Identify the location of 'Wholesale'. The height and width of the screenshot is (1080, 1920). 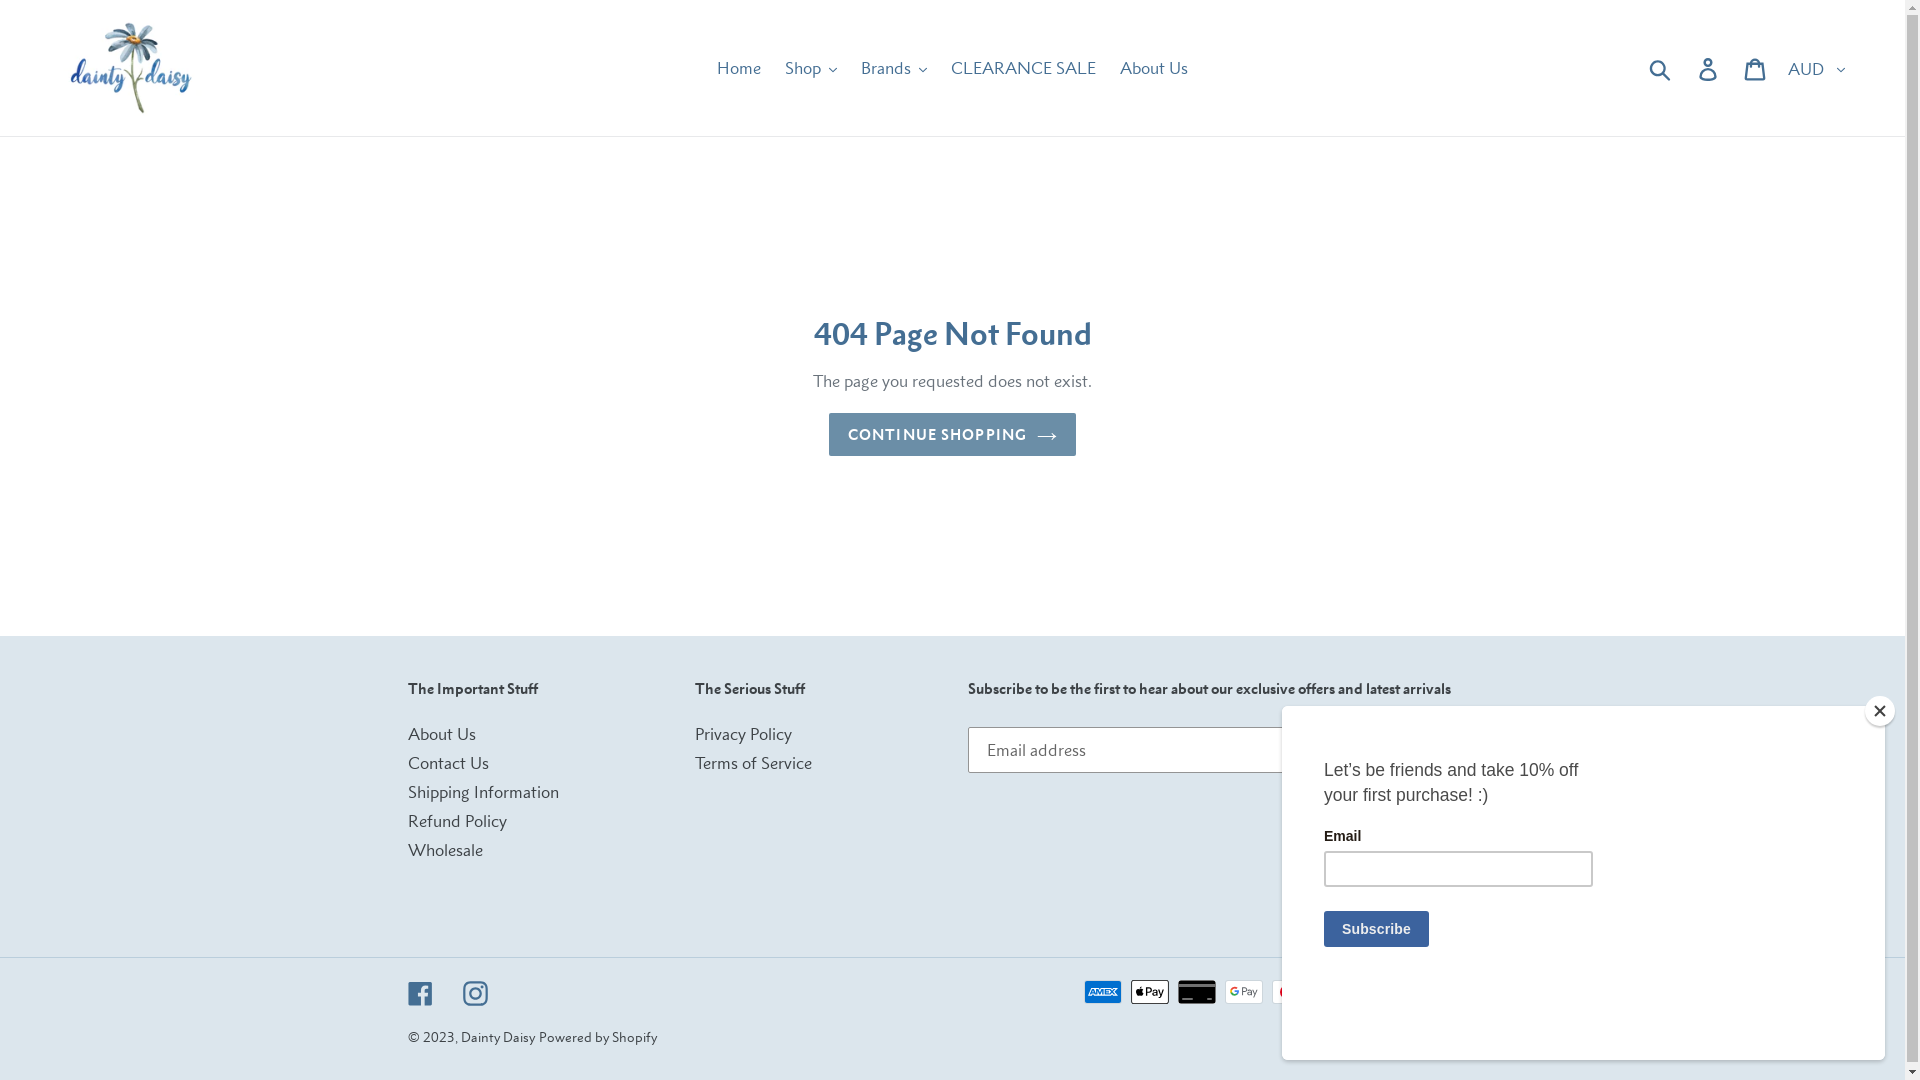
(444, 849).